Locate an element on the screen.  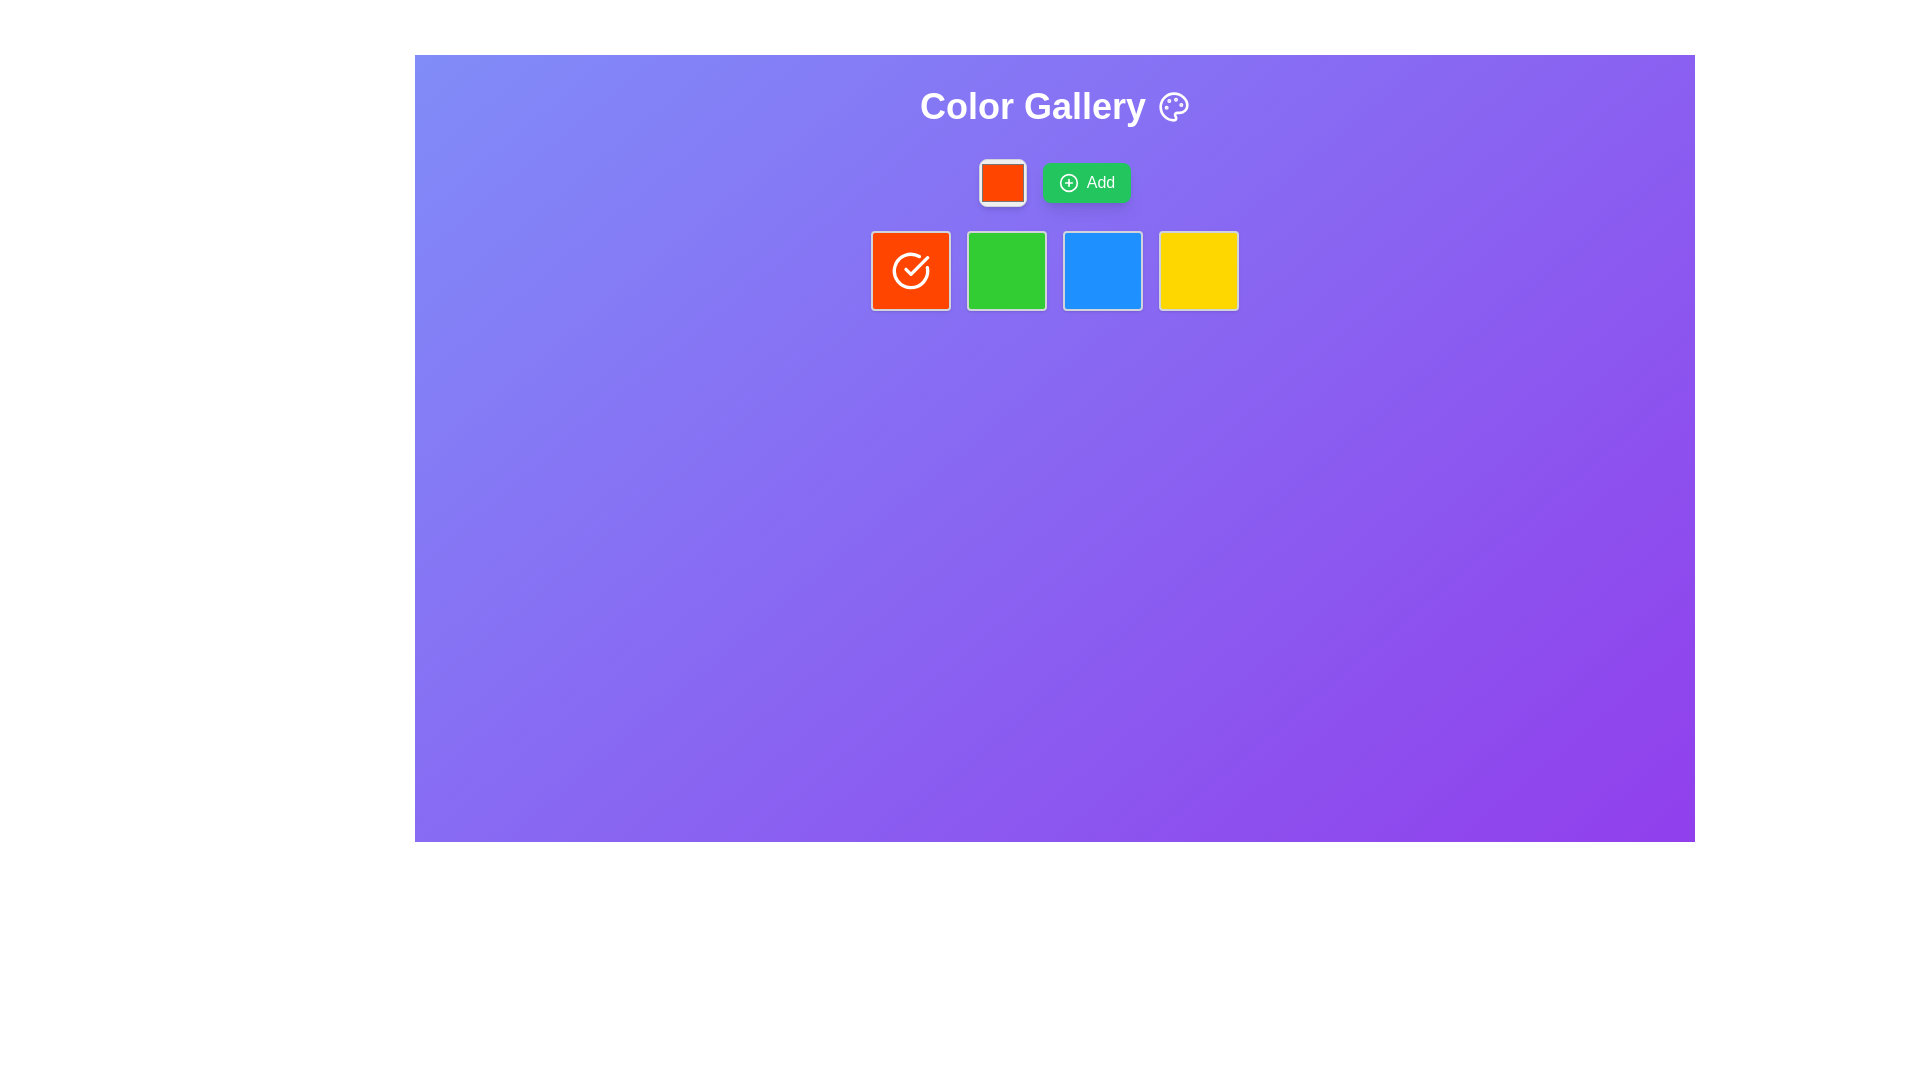
the color palette icon located at the top right corner of the 'Color Gallery' heading area for navigation or interaction is located at coordinates (1174, 107).